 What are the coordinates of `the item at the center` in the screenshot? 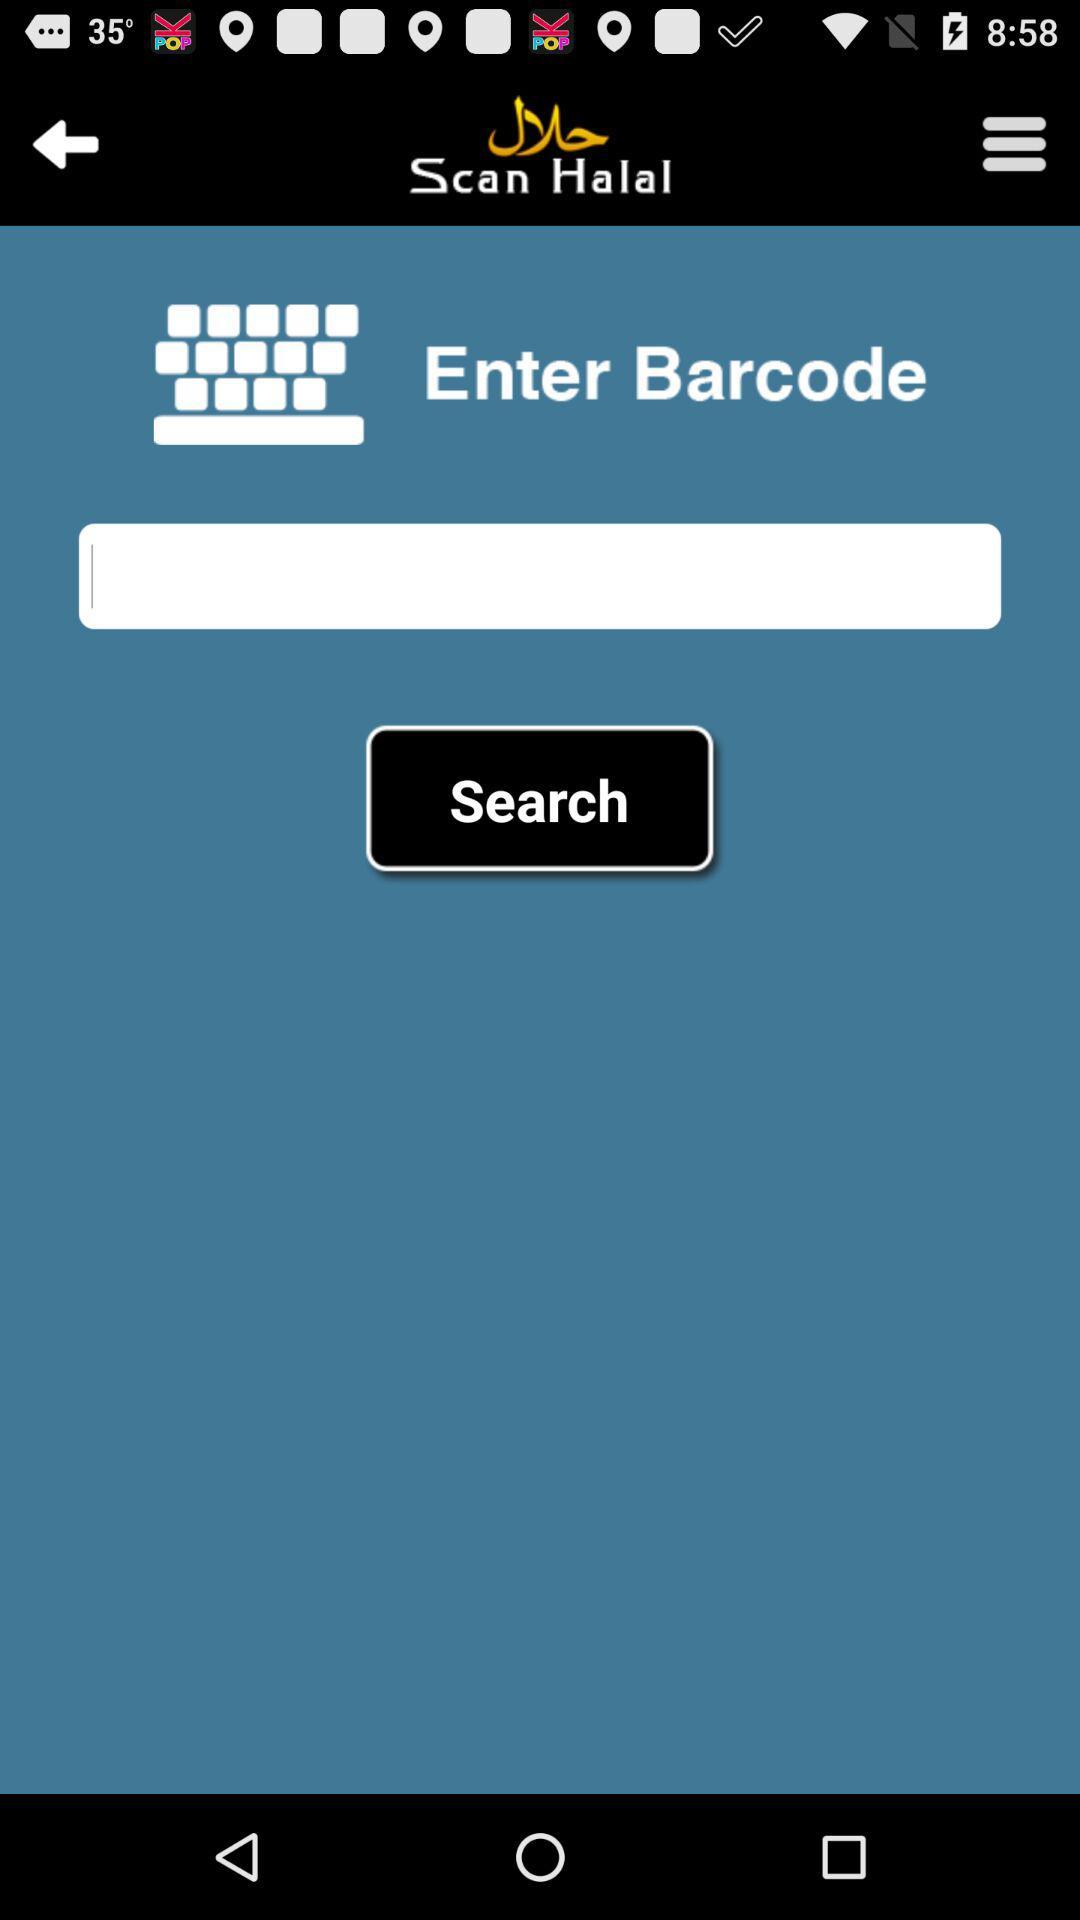 It's located at (538, 798).